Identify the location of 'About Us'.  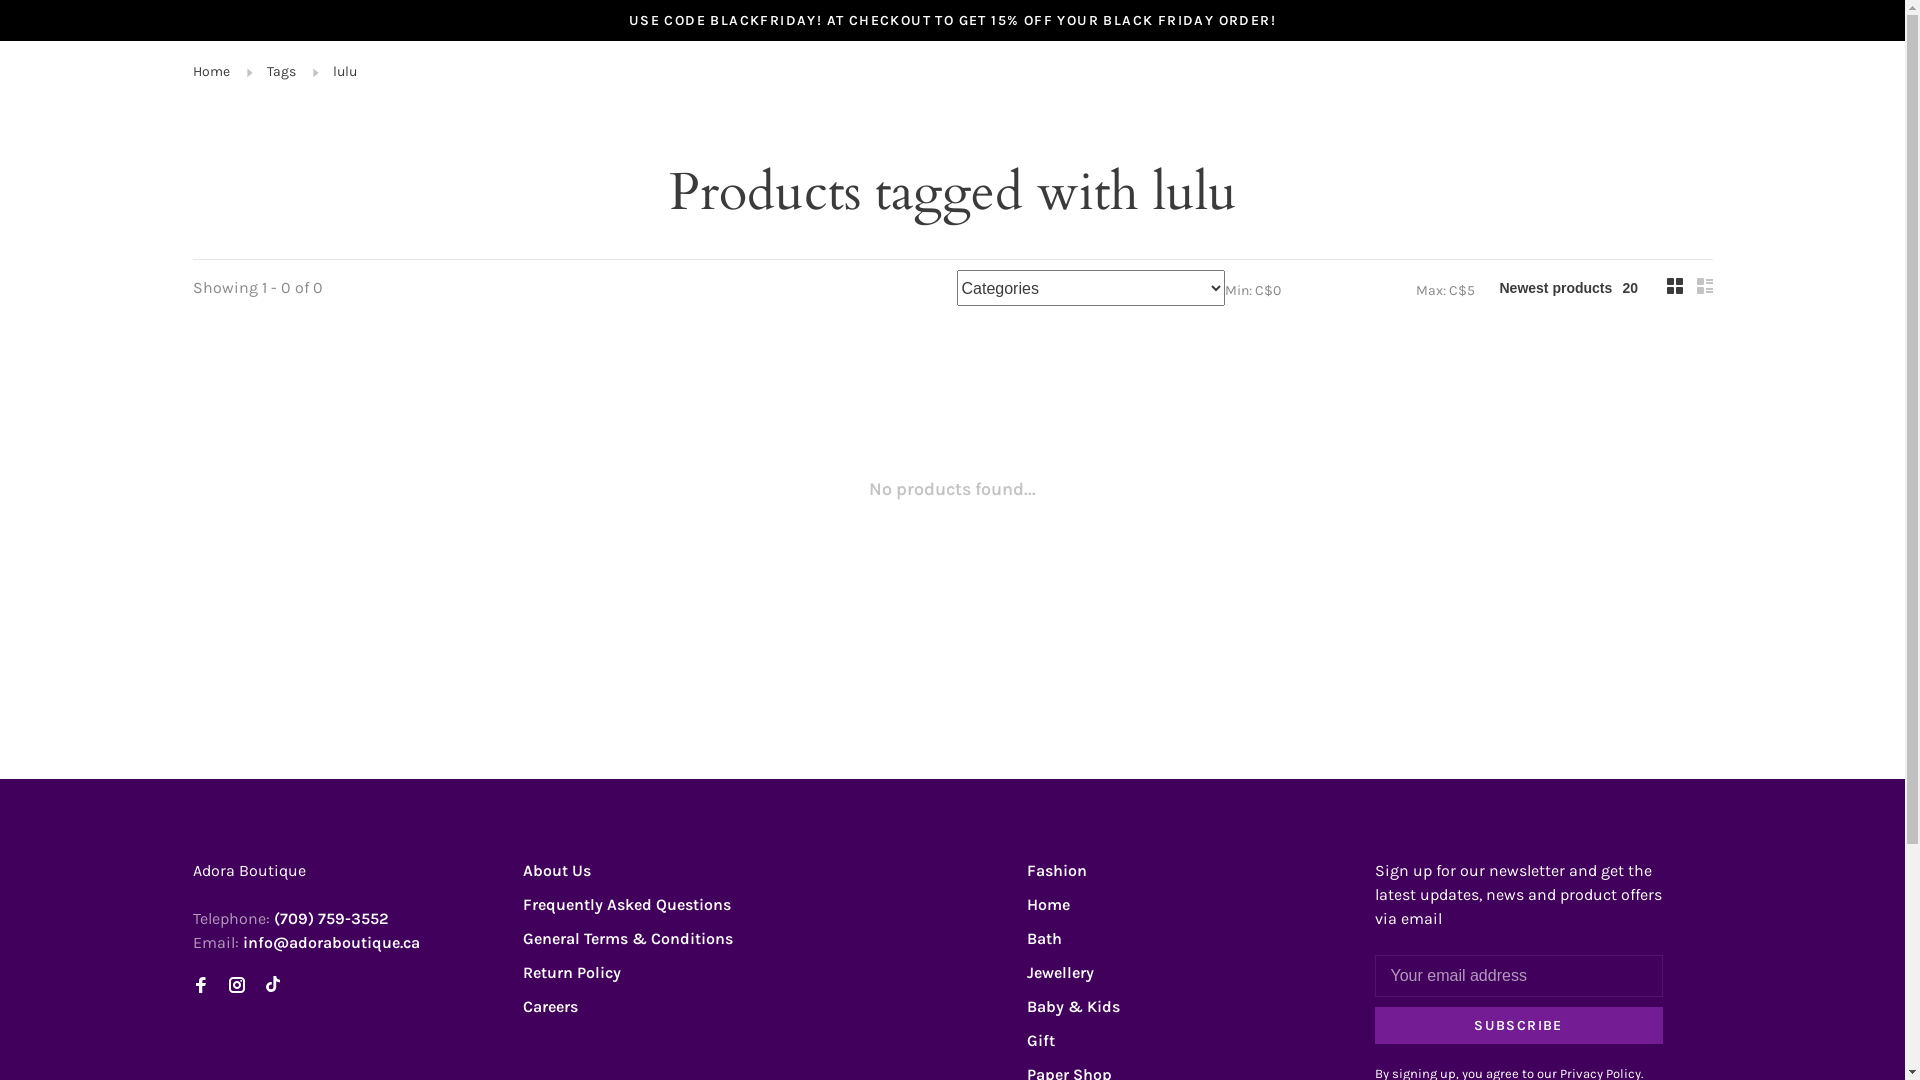
(556, 869).